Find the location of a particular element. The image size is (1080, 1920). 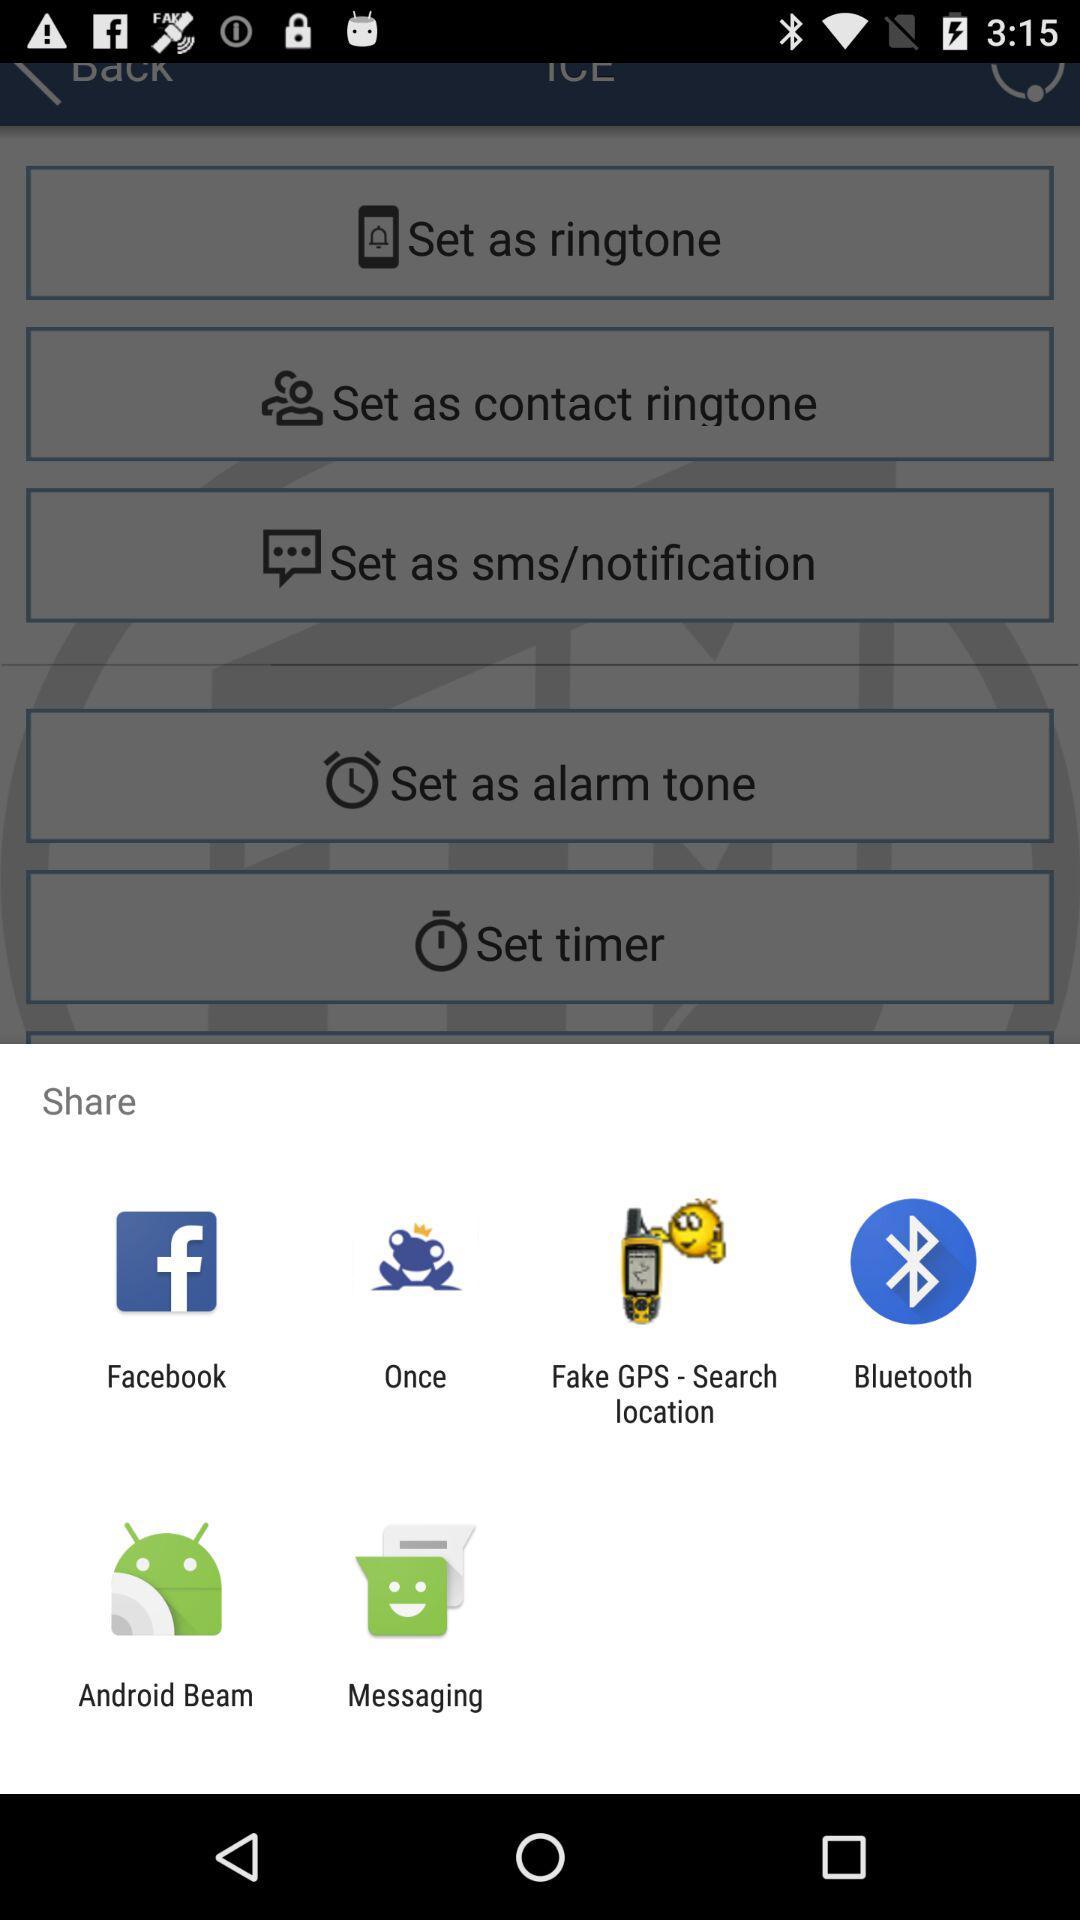

the messaging is located at coordinates (414, 1711).